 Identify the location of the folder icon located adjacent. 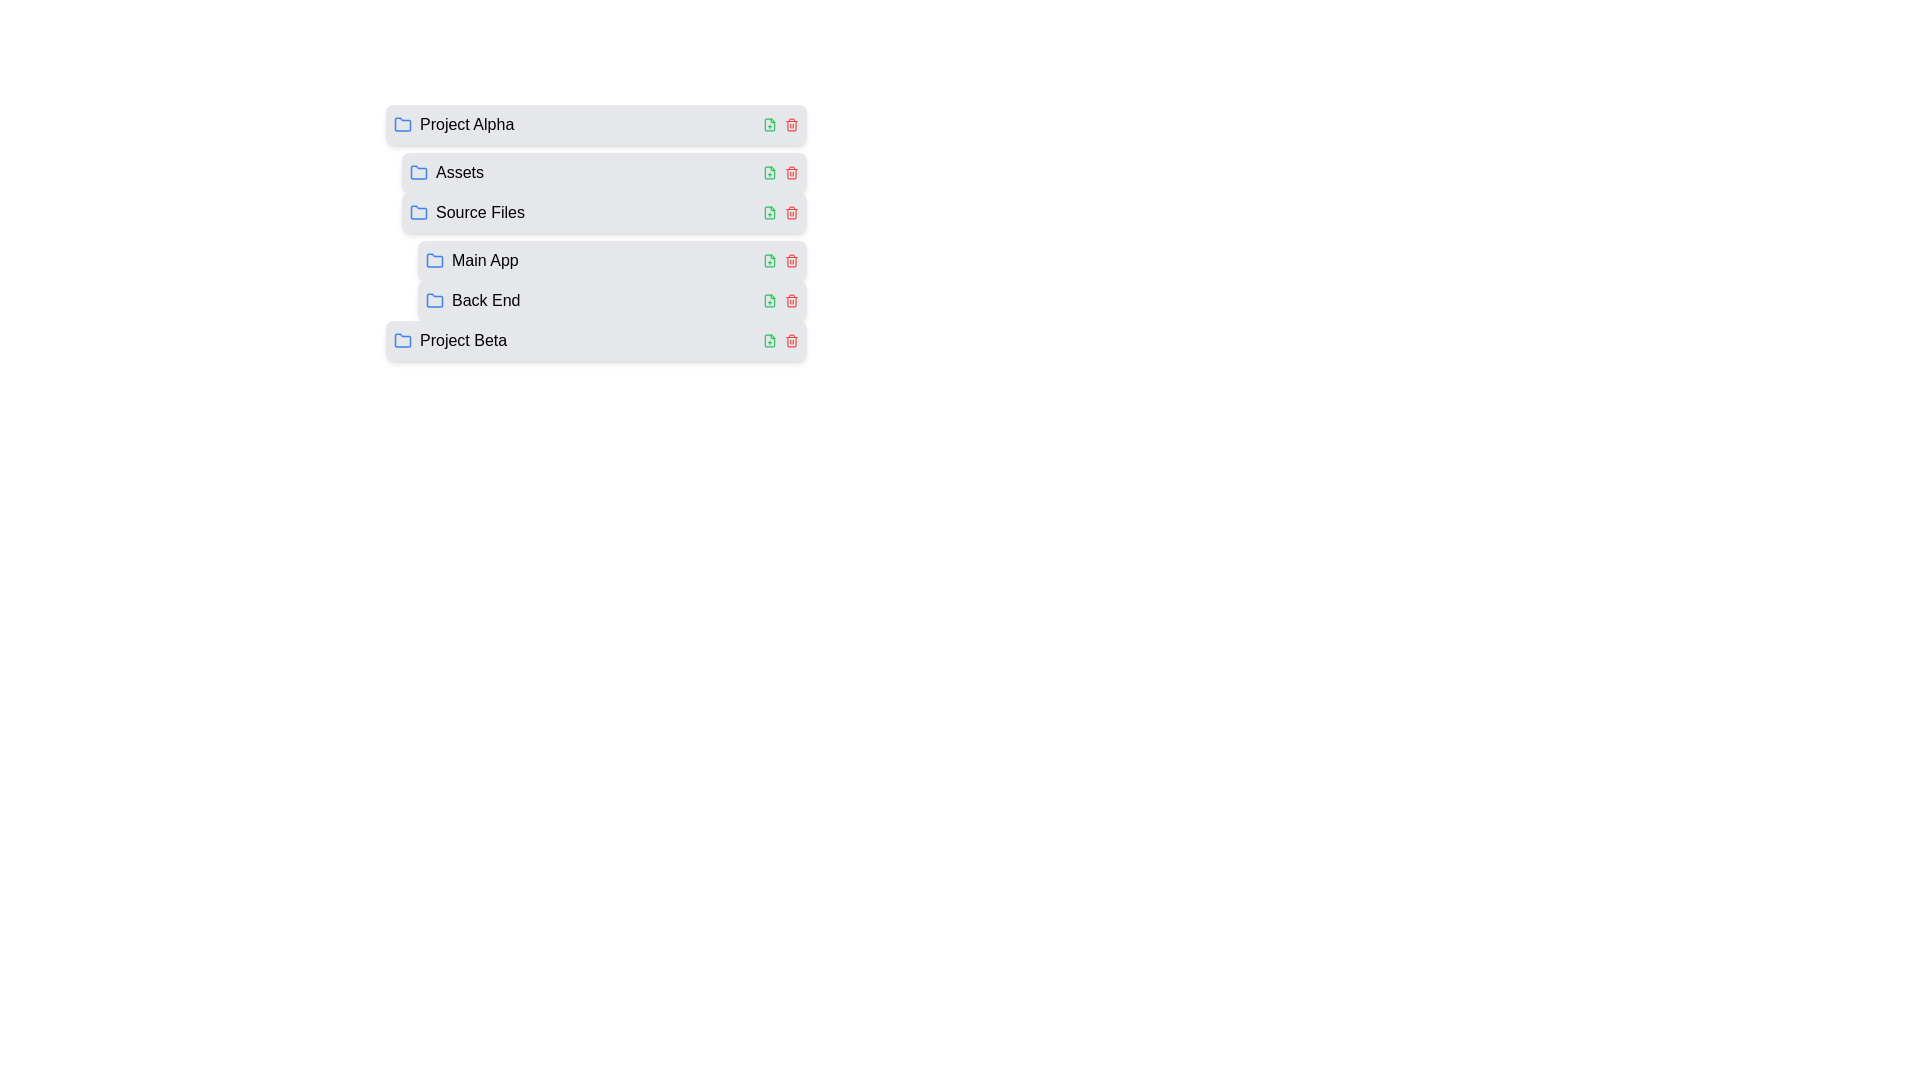
(434, 259).